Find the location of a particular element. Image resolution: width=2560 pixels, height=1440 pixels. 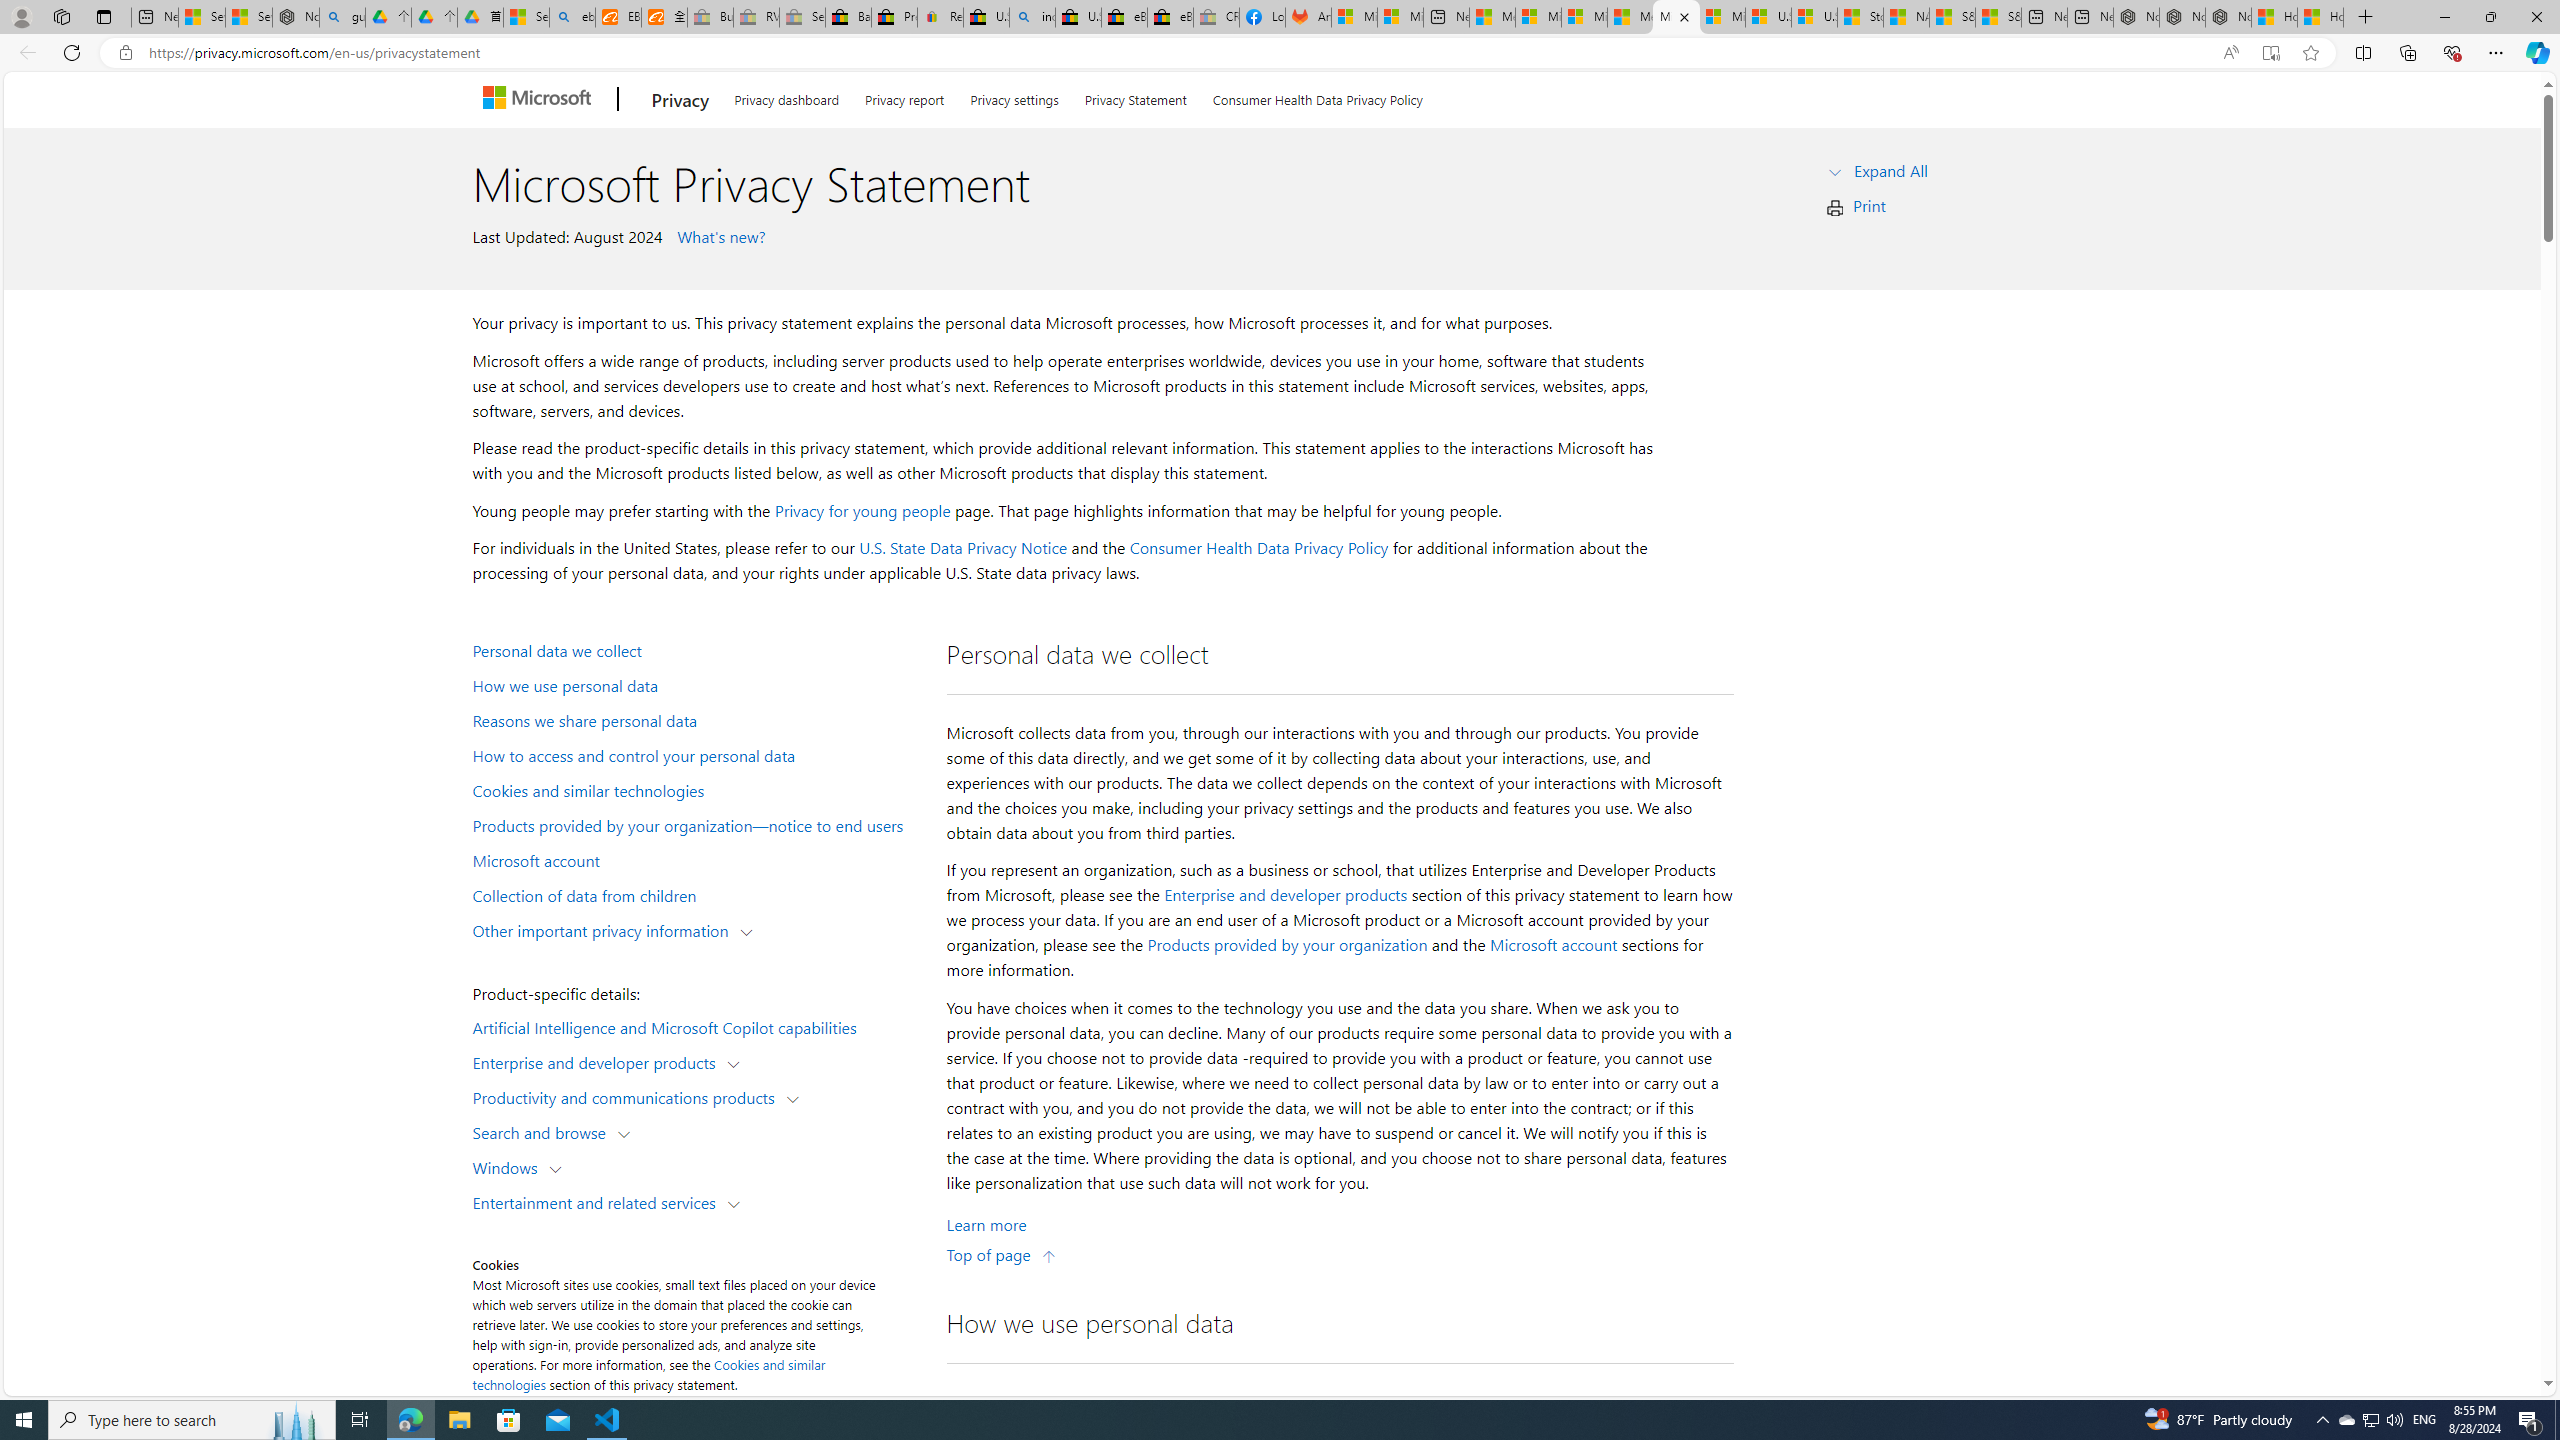

'Press Room - eBay Inc.' is located at coordinates (893, 16).